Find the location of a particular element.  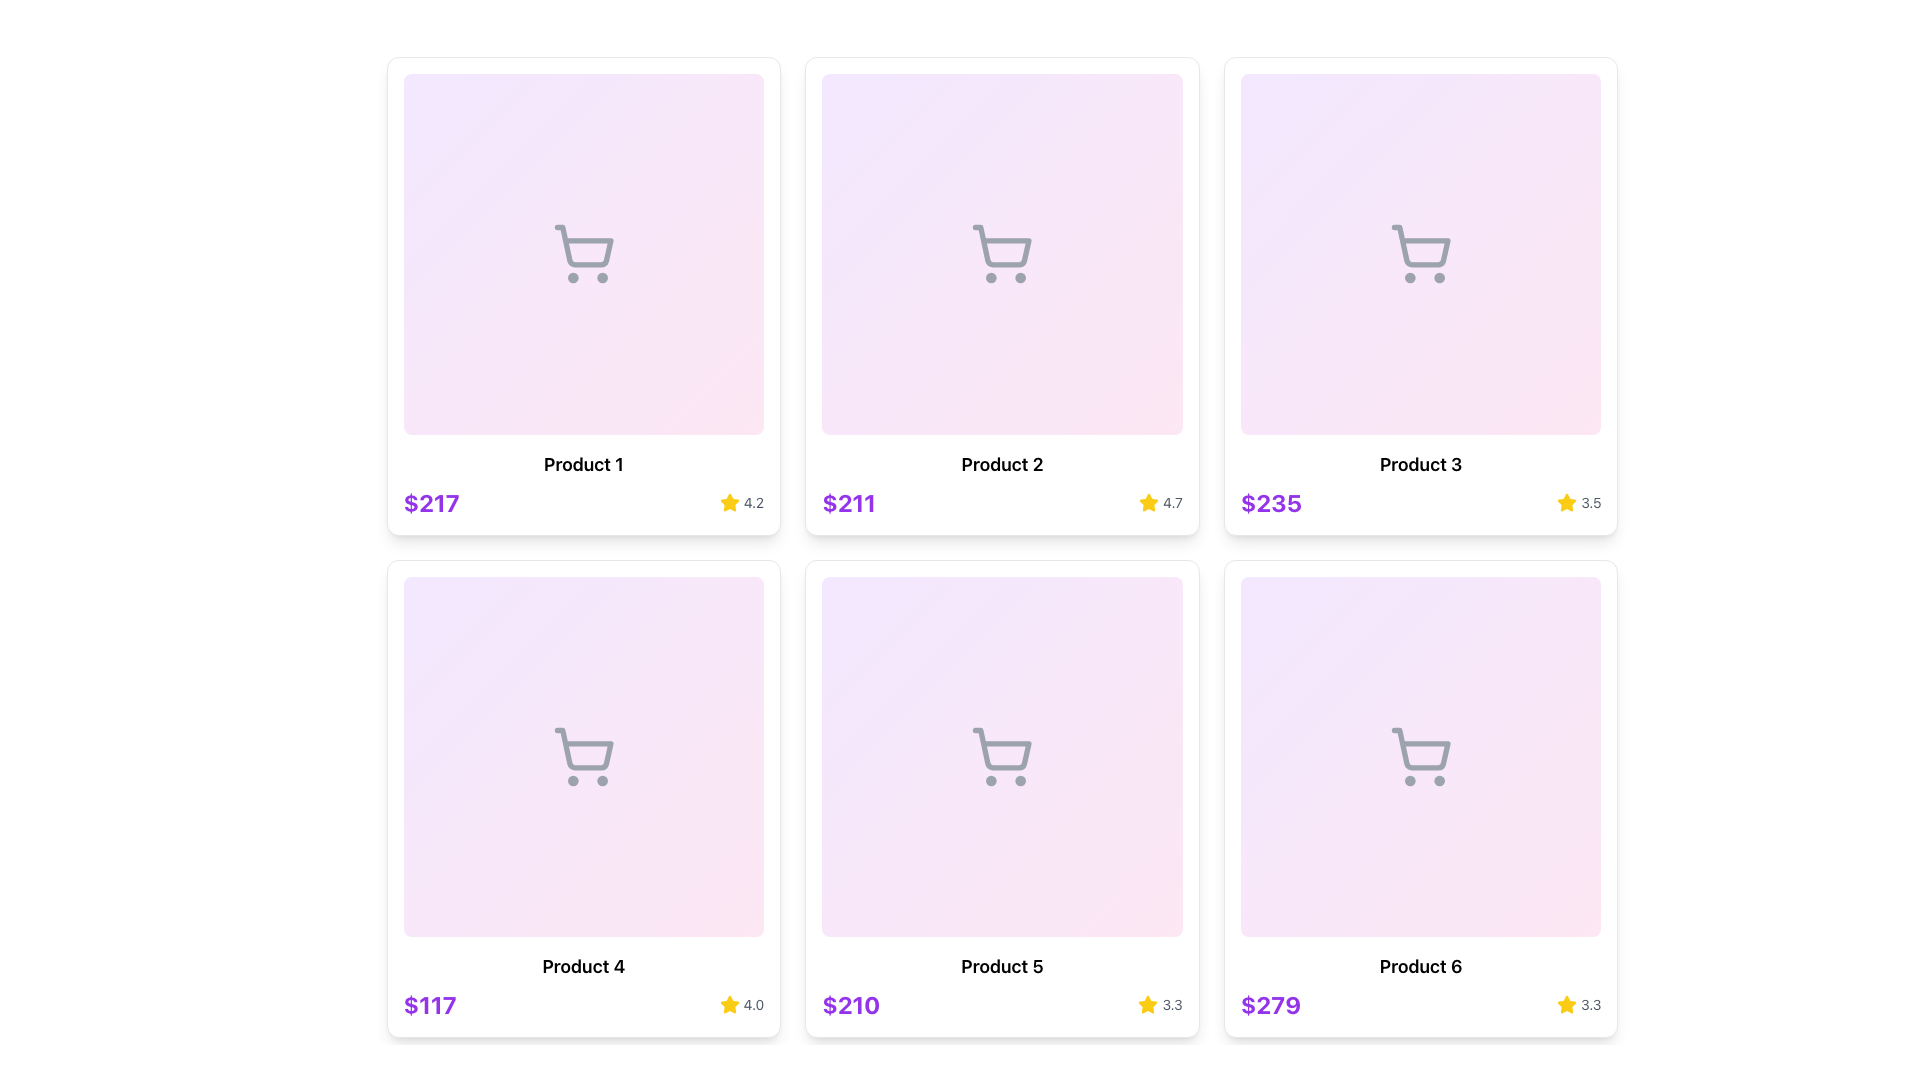

the star icon in the bottom-right corner of the 'Product 6' card, which indicates a rating of '3.3' is located at coordinates (1566, 1004).